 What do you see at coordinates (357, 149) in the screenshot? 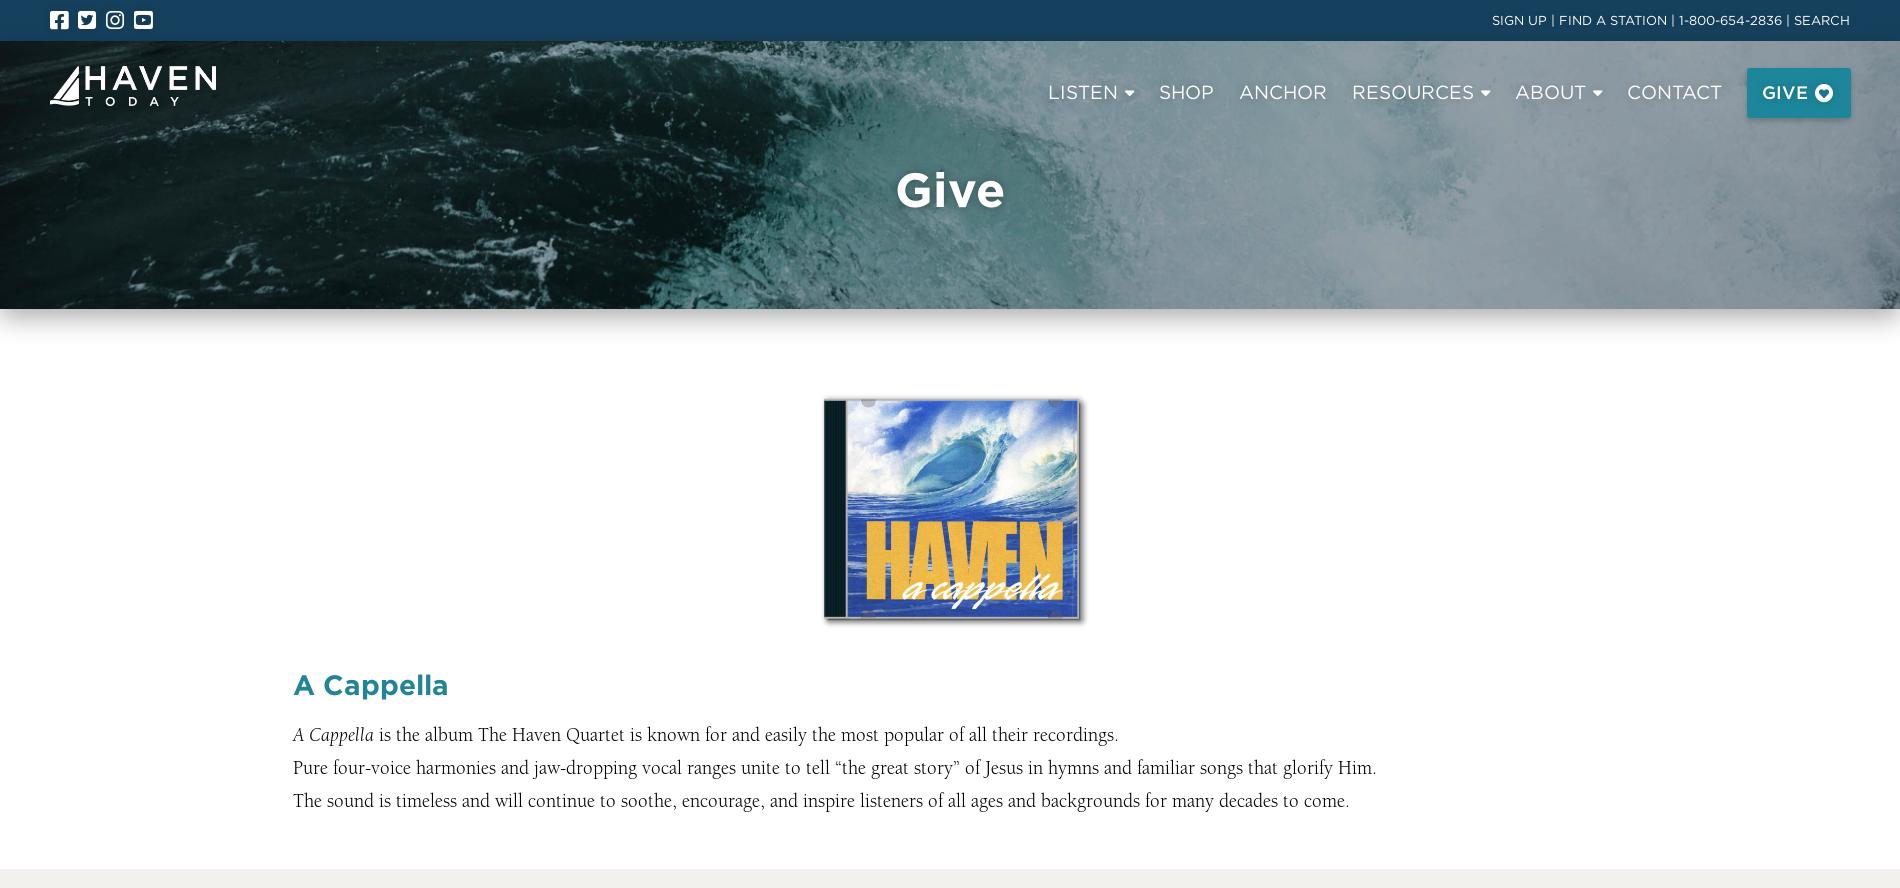
I see `'Program Archive'` at bounding box center [357, 149].